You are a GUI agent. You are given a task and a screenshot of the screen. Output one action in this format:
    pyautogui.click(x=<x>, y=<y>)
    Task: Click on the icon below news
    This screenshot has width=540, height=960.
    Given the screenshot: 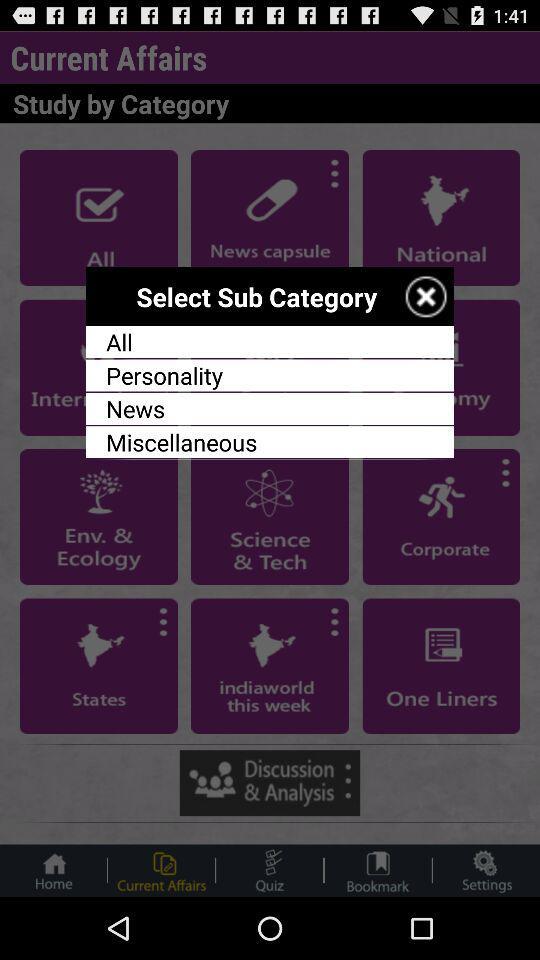 What is the action you would take?
    pyautogui.click(x=270, y=442)
    